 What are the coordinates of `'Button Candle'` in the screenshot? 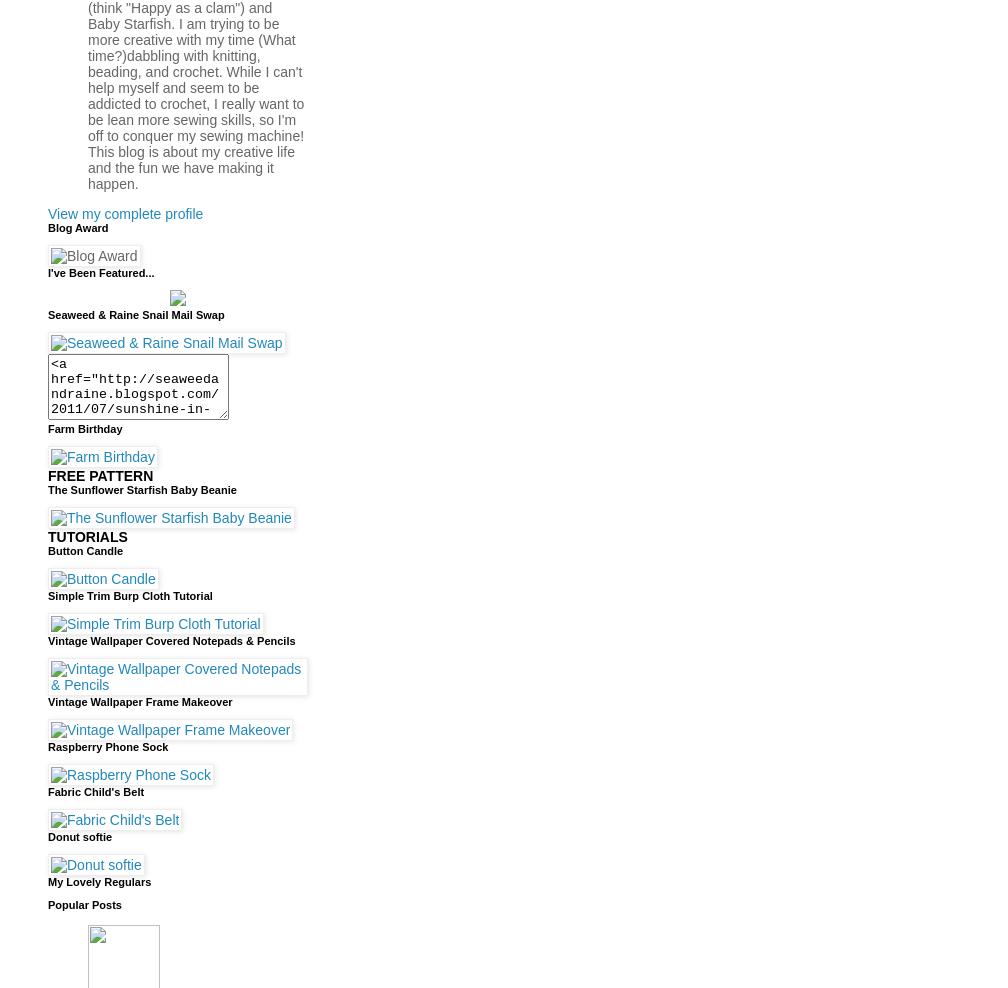 It's located at (85, 549).